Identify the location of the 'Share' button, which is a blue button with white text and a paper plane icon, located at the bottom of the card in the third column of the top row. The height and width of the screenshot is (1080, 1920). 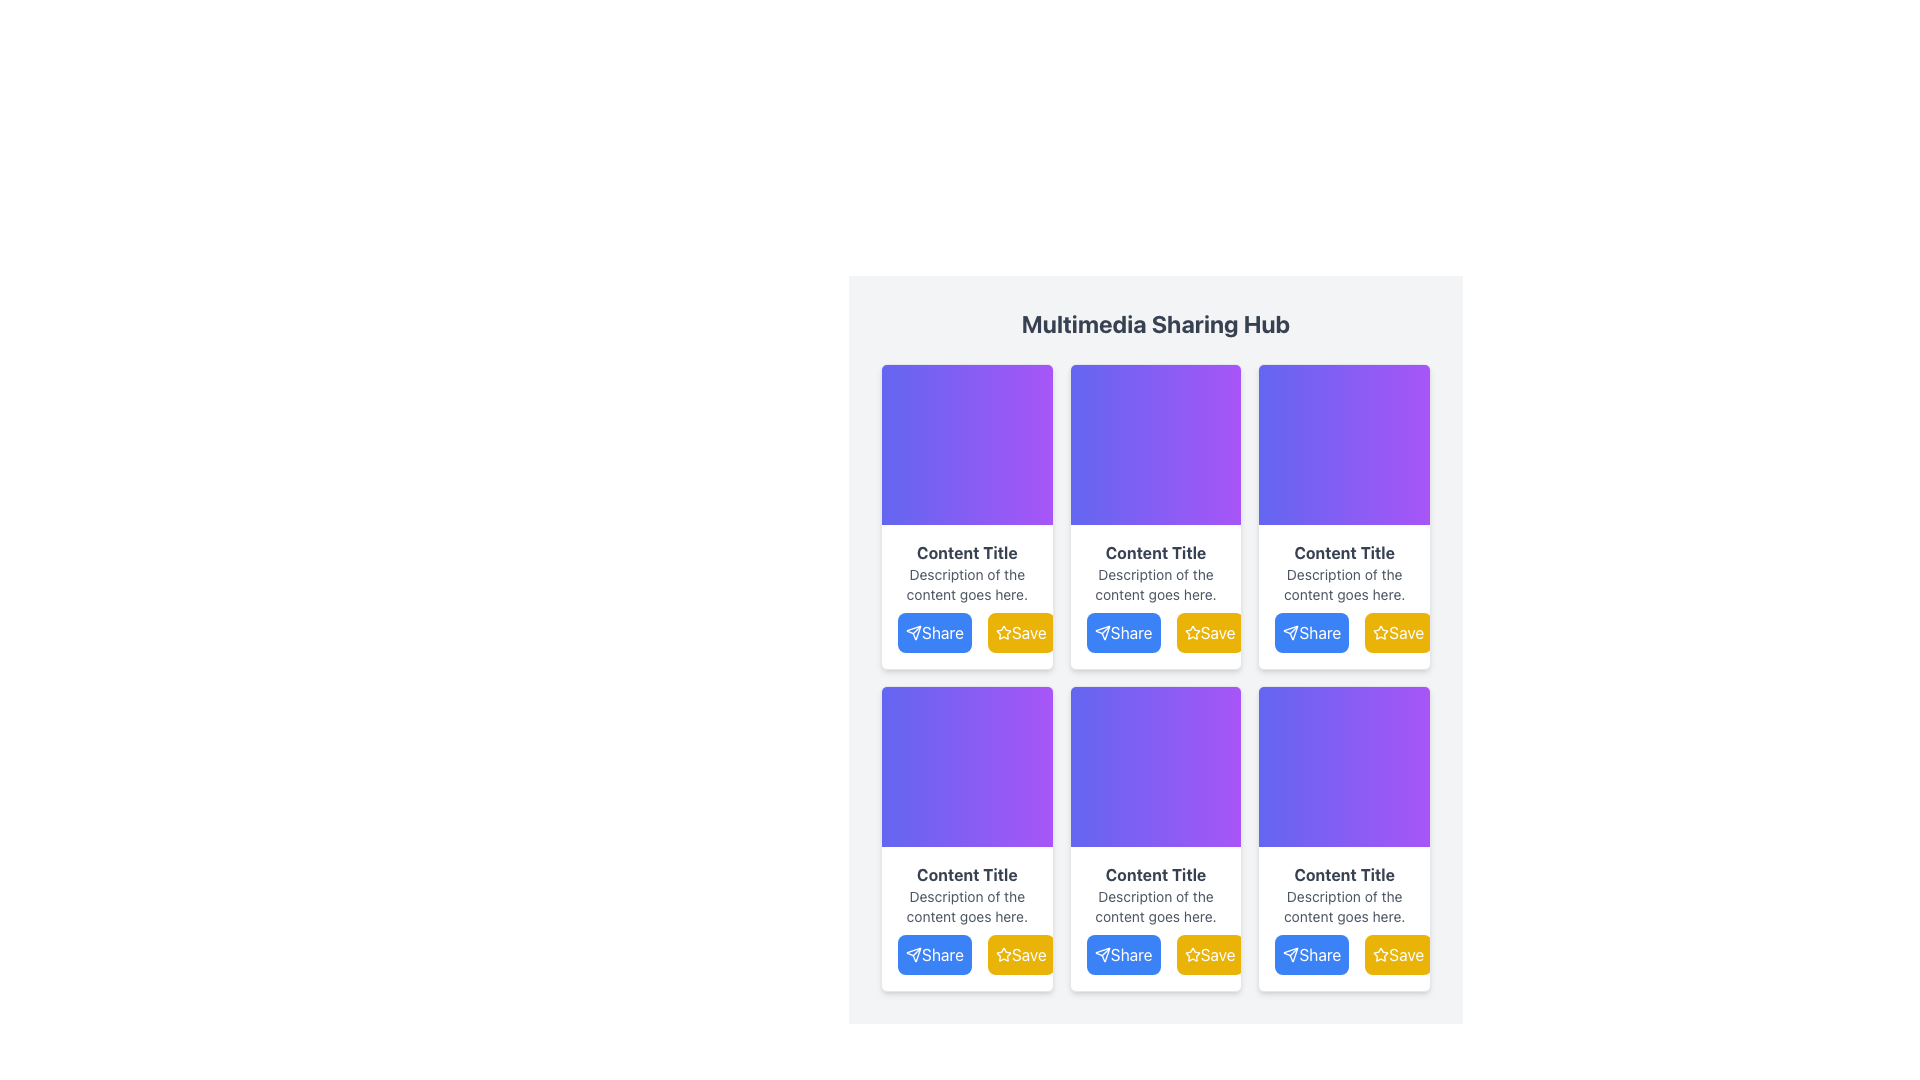
(1312, 632).